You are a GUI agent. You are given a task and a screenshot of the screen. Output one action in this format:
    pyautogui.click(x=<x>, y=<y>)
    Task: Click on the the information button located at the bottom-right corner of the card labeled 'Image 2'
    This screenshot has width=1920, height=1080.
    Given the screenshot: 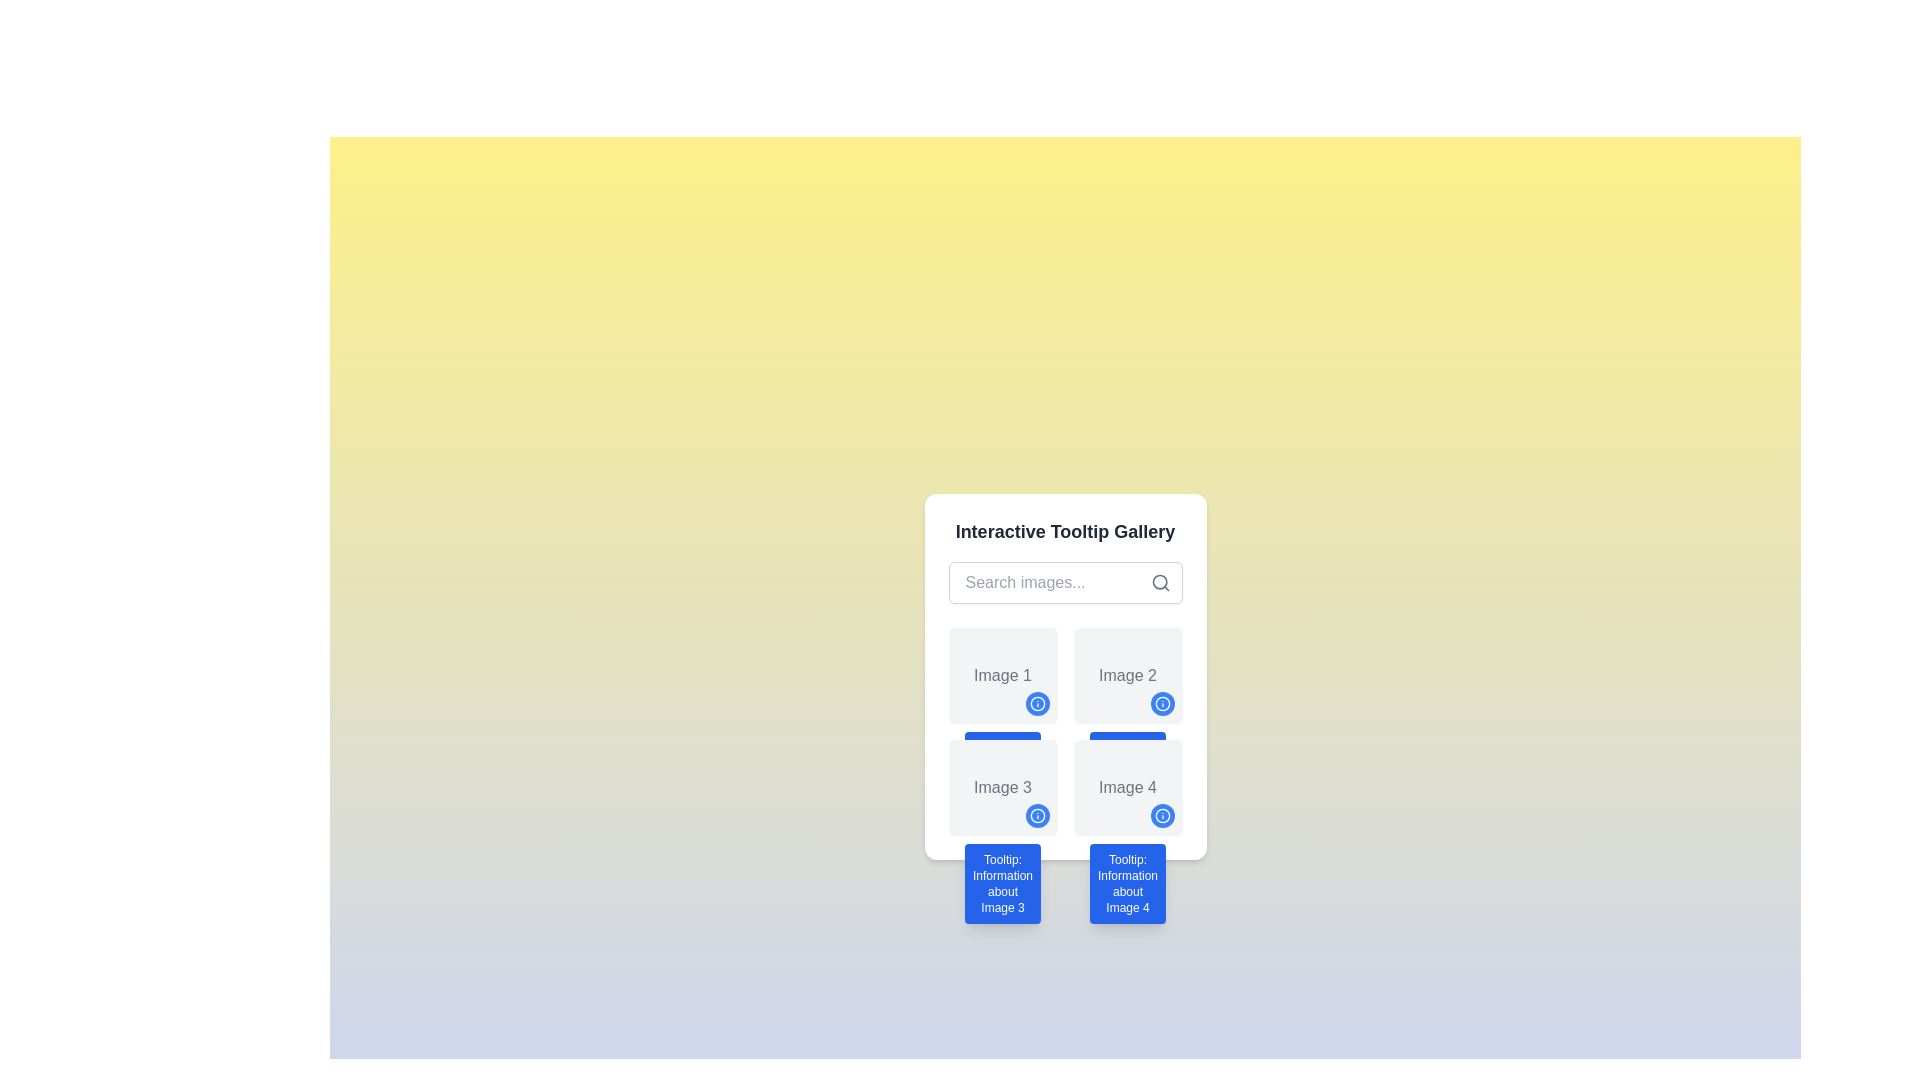 What is the action you would take?
    pyautogui.click(x=1162, y=703)
    